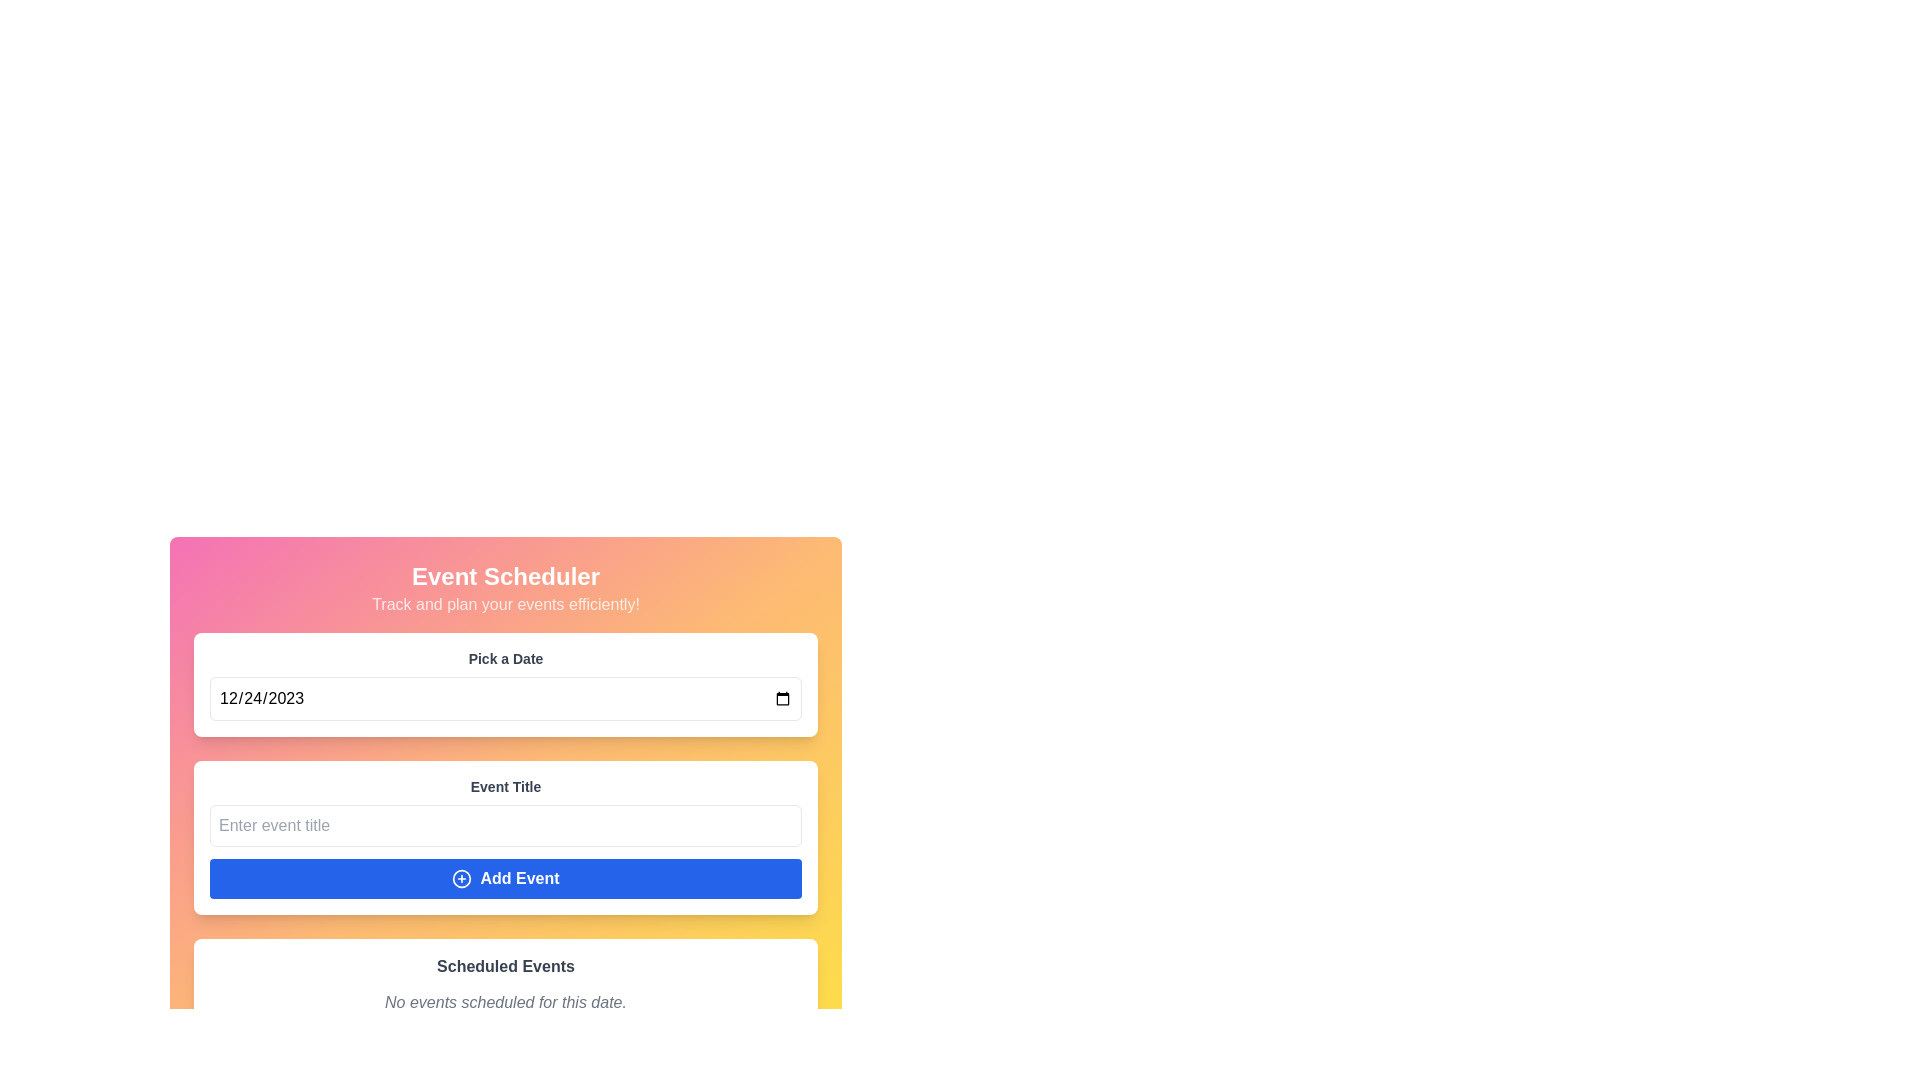 The height and width of the screenshot is (1080, 1920). Describe the element at coordinates (461, 878) in the screenshot. I see `the icon representing the action of adding an event, which is located at the center-left section of the 'Add Event' button below the 'Event Title' input field` at that location.